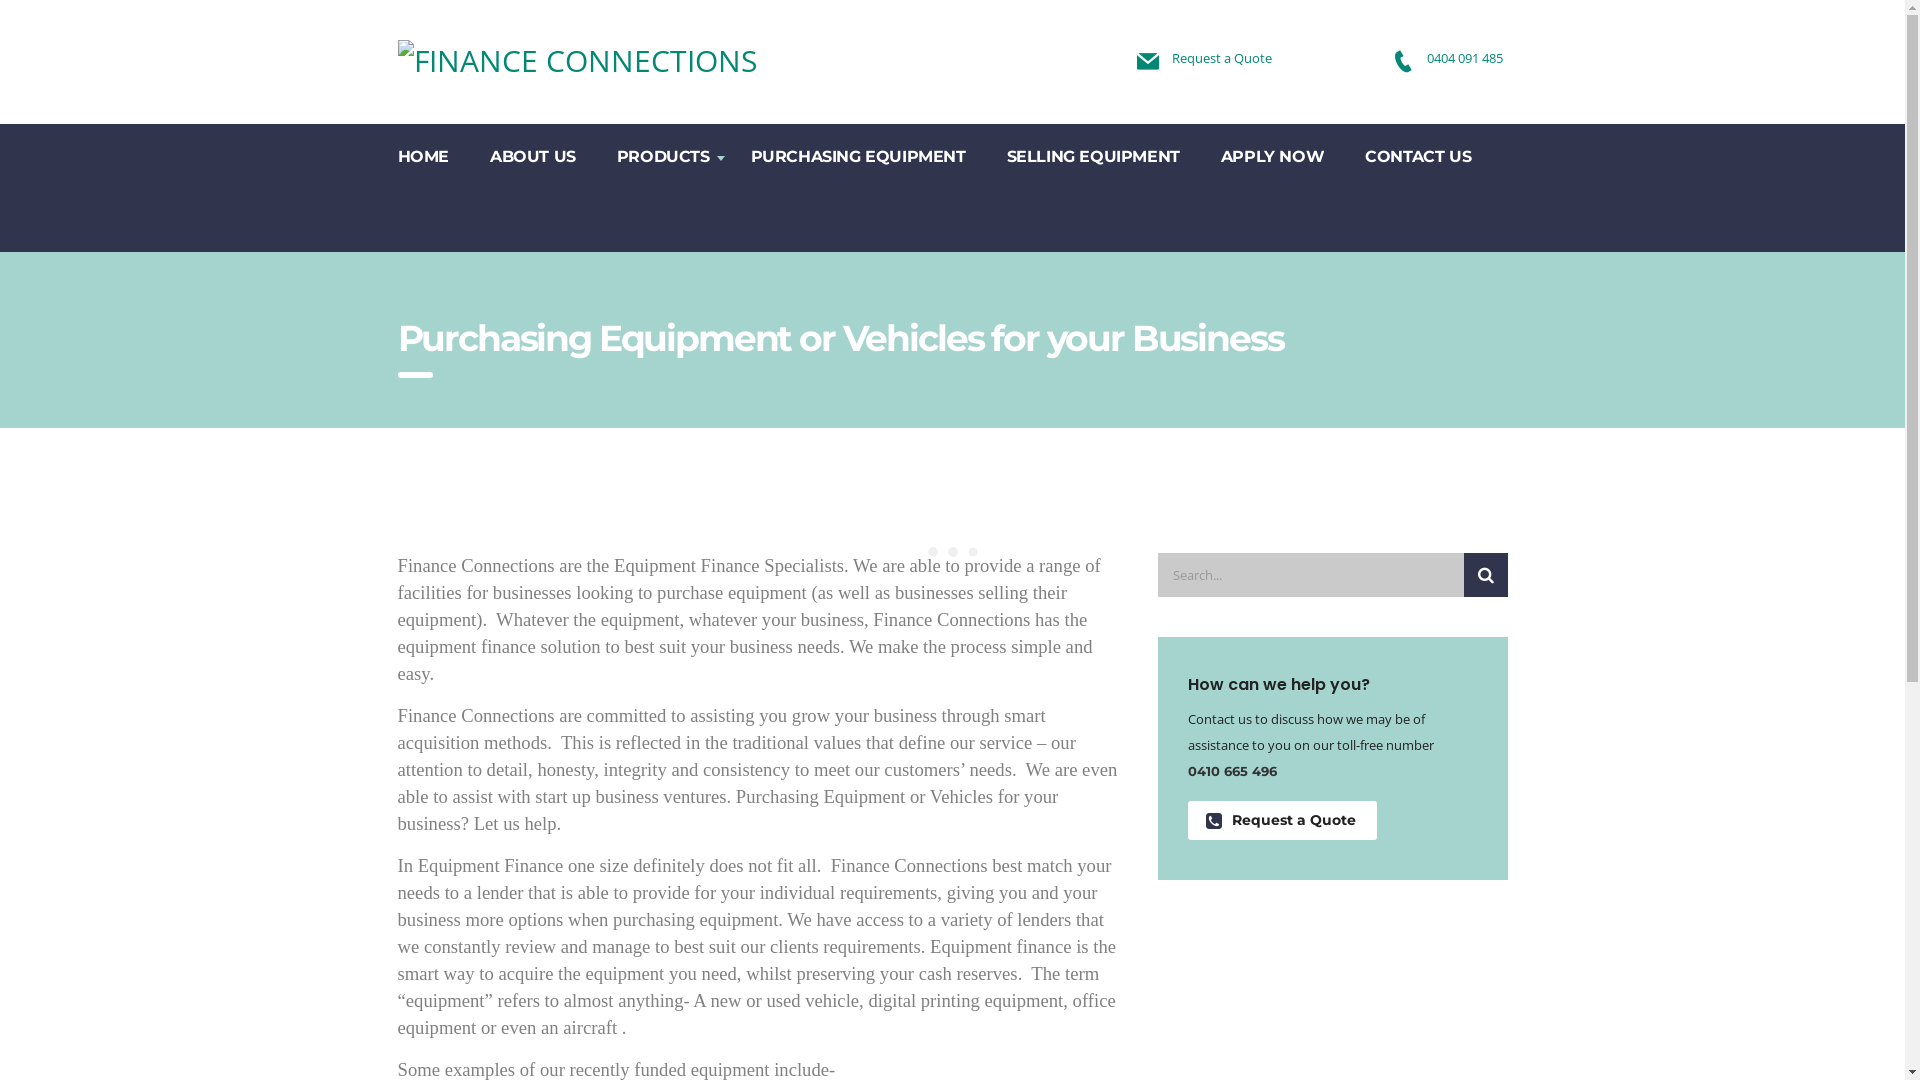 The width and height of the screenshot is (1920, 1080). Describe the element at coordinates (1221, 56) in the screenshot. I see `'Request a Quote'` at that location.